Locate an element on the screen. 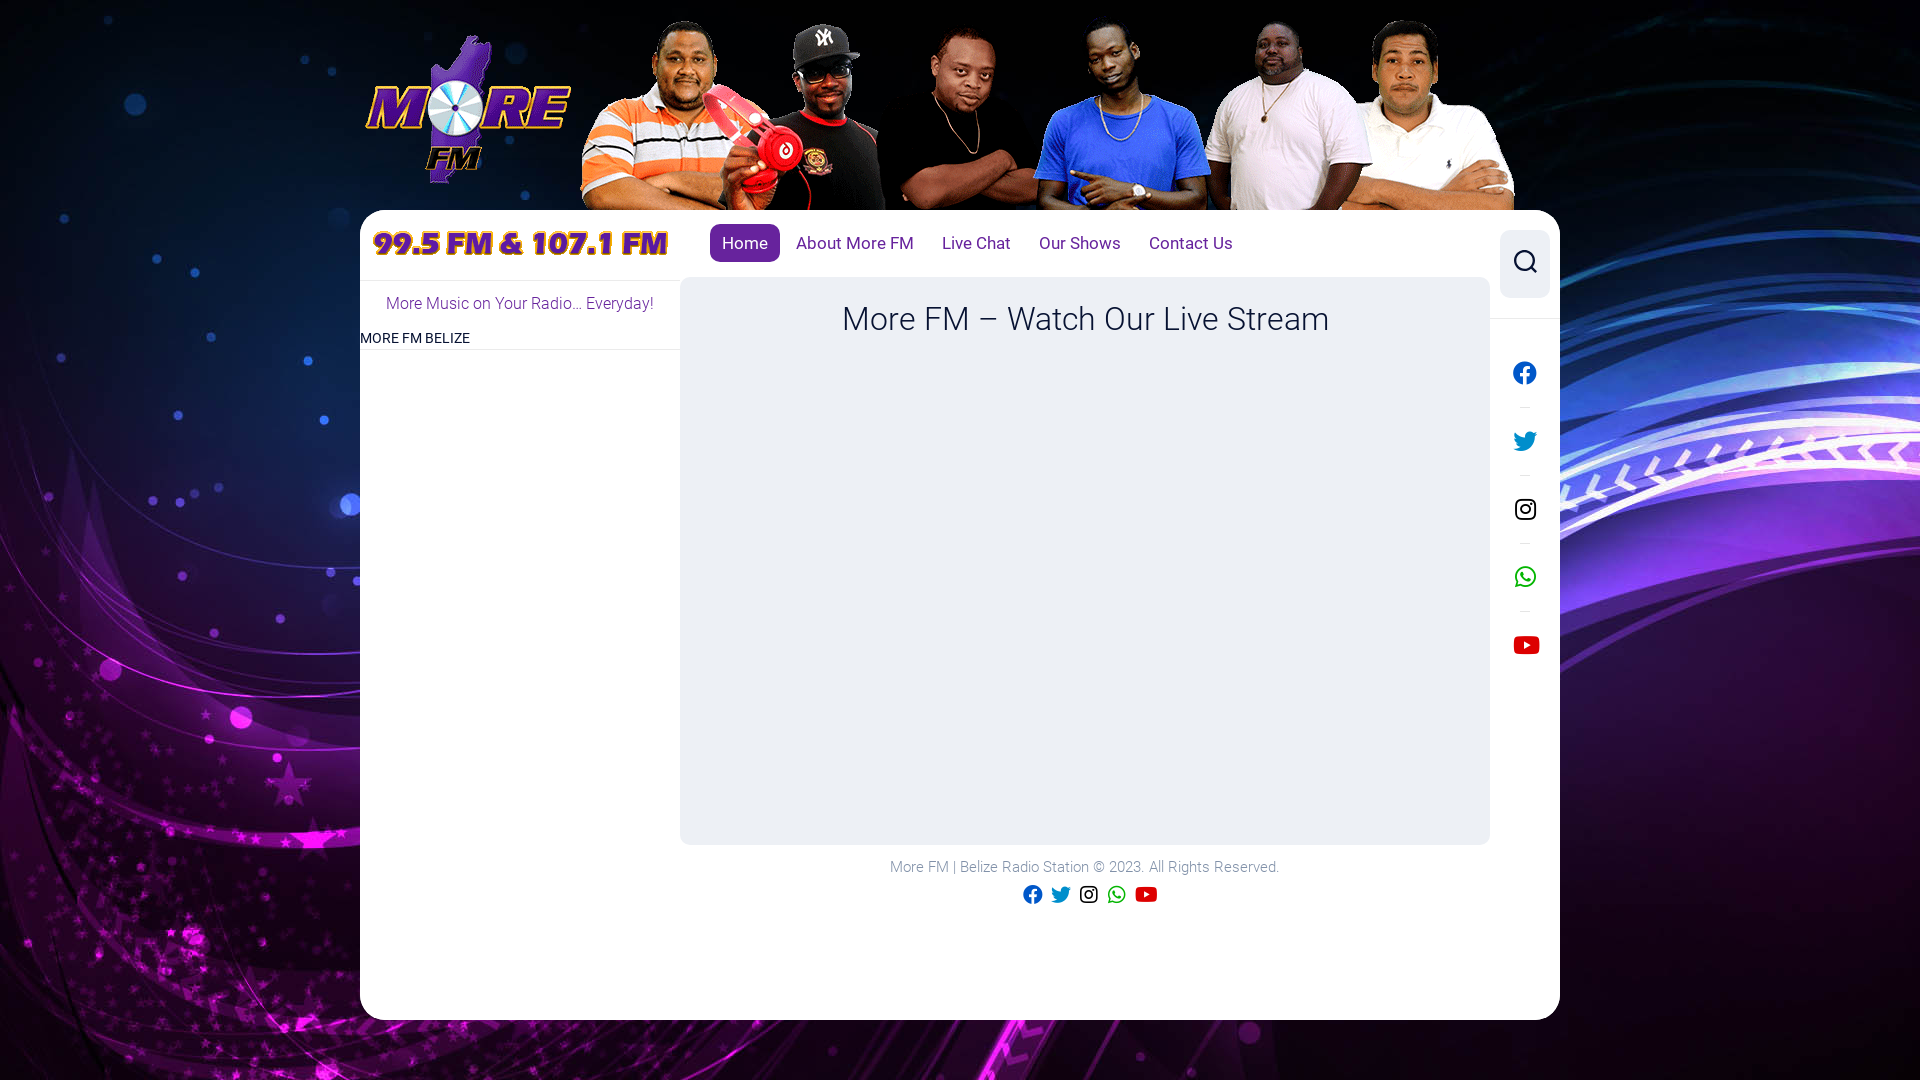 The height and width of the screenshot is (1080, 1920). 'Twitter' is located at coordinates (1499, 439).